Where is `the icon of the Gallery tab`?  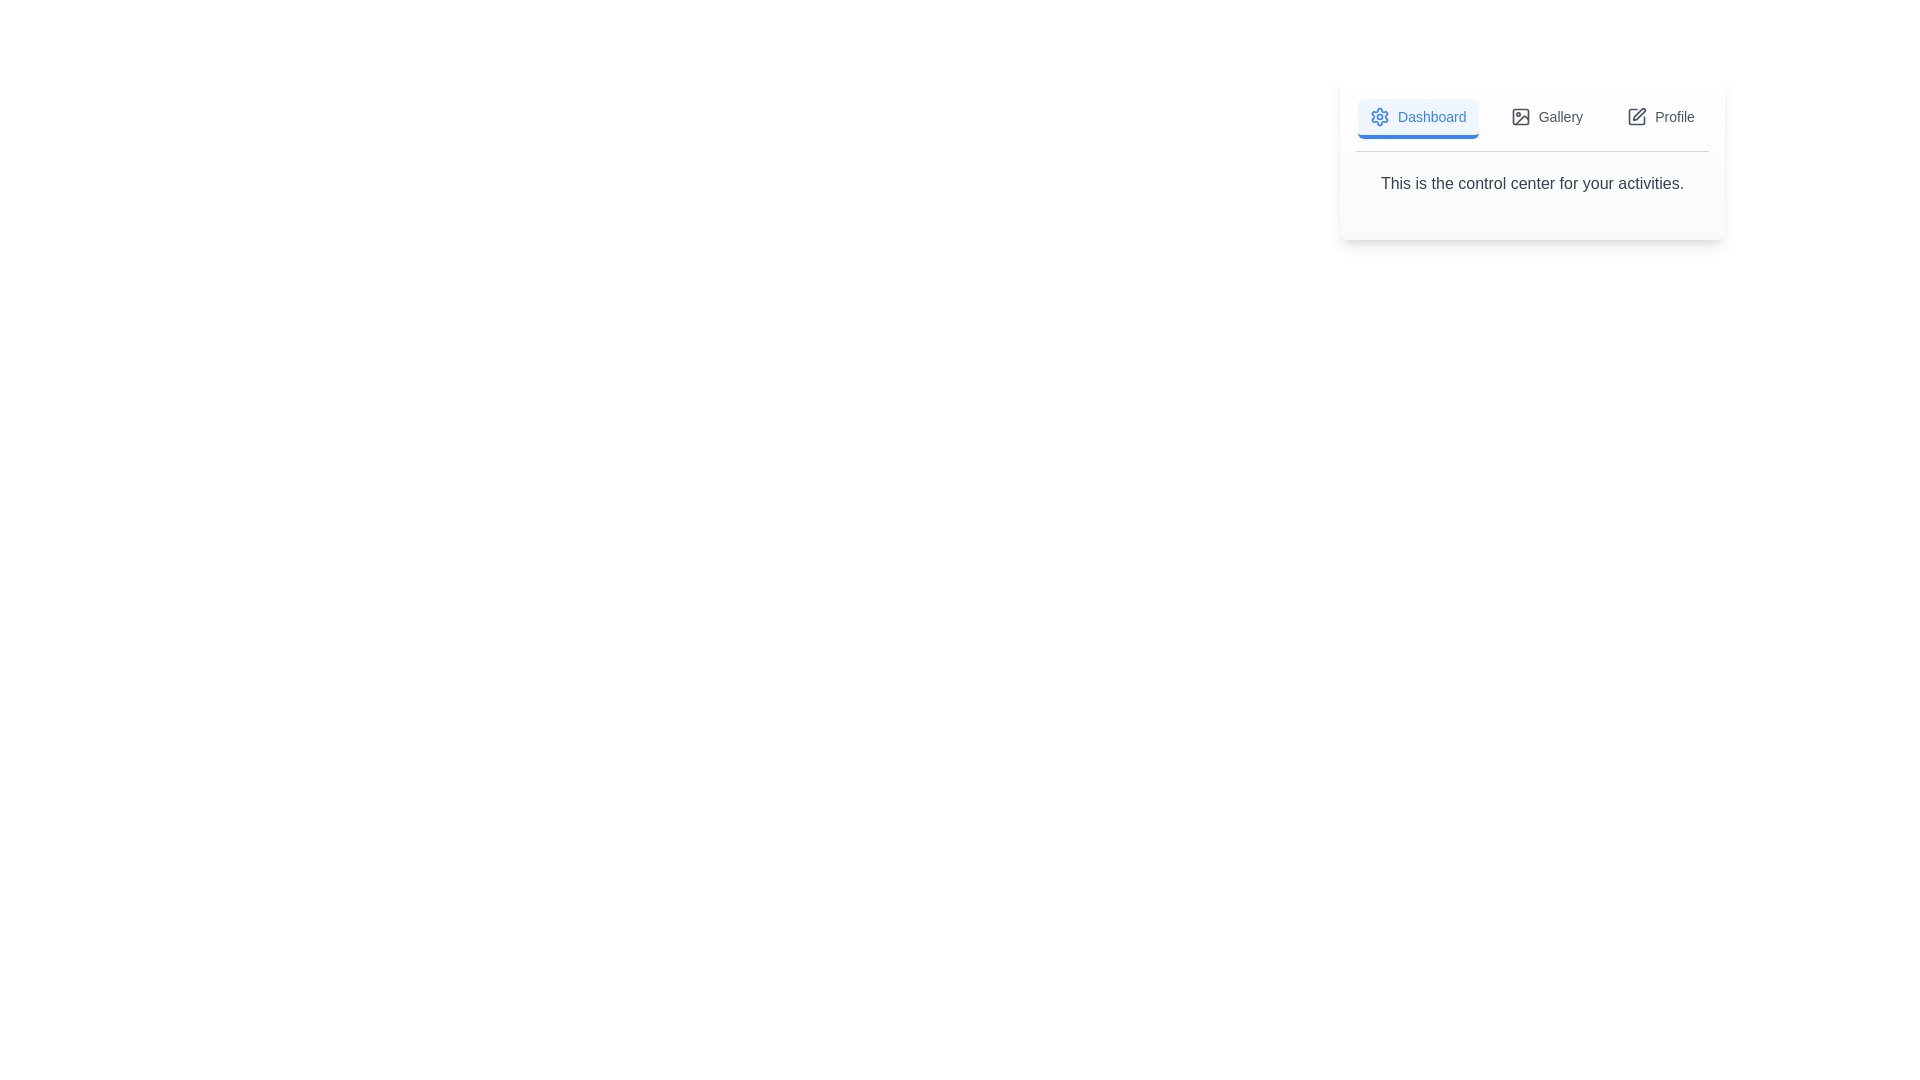
the icon of the Gallery tab is located at coordinates (1520, 116).